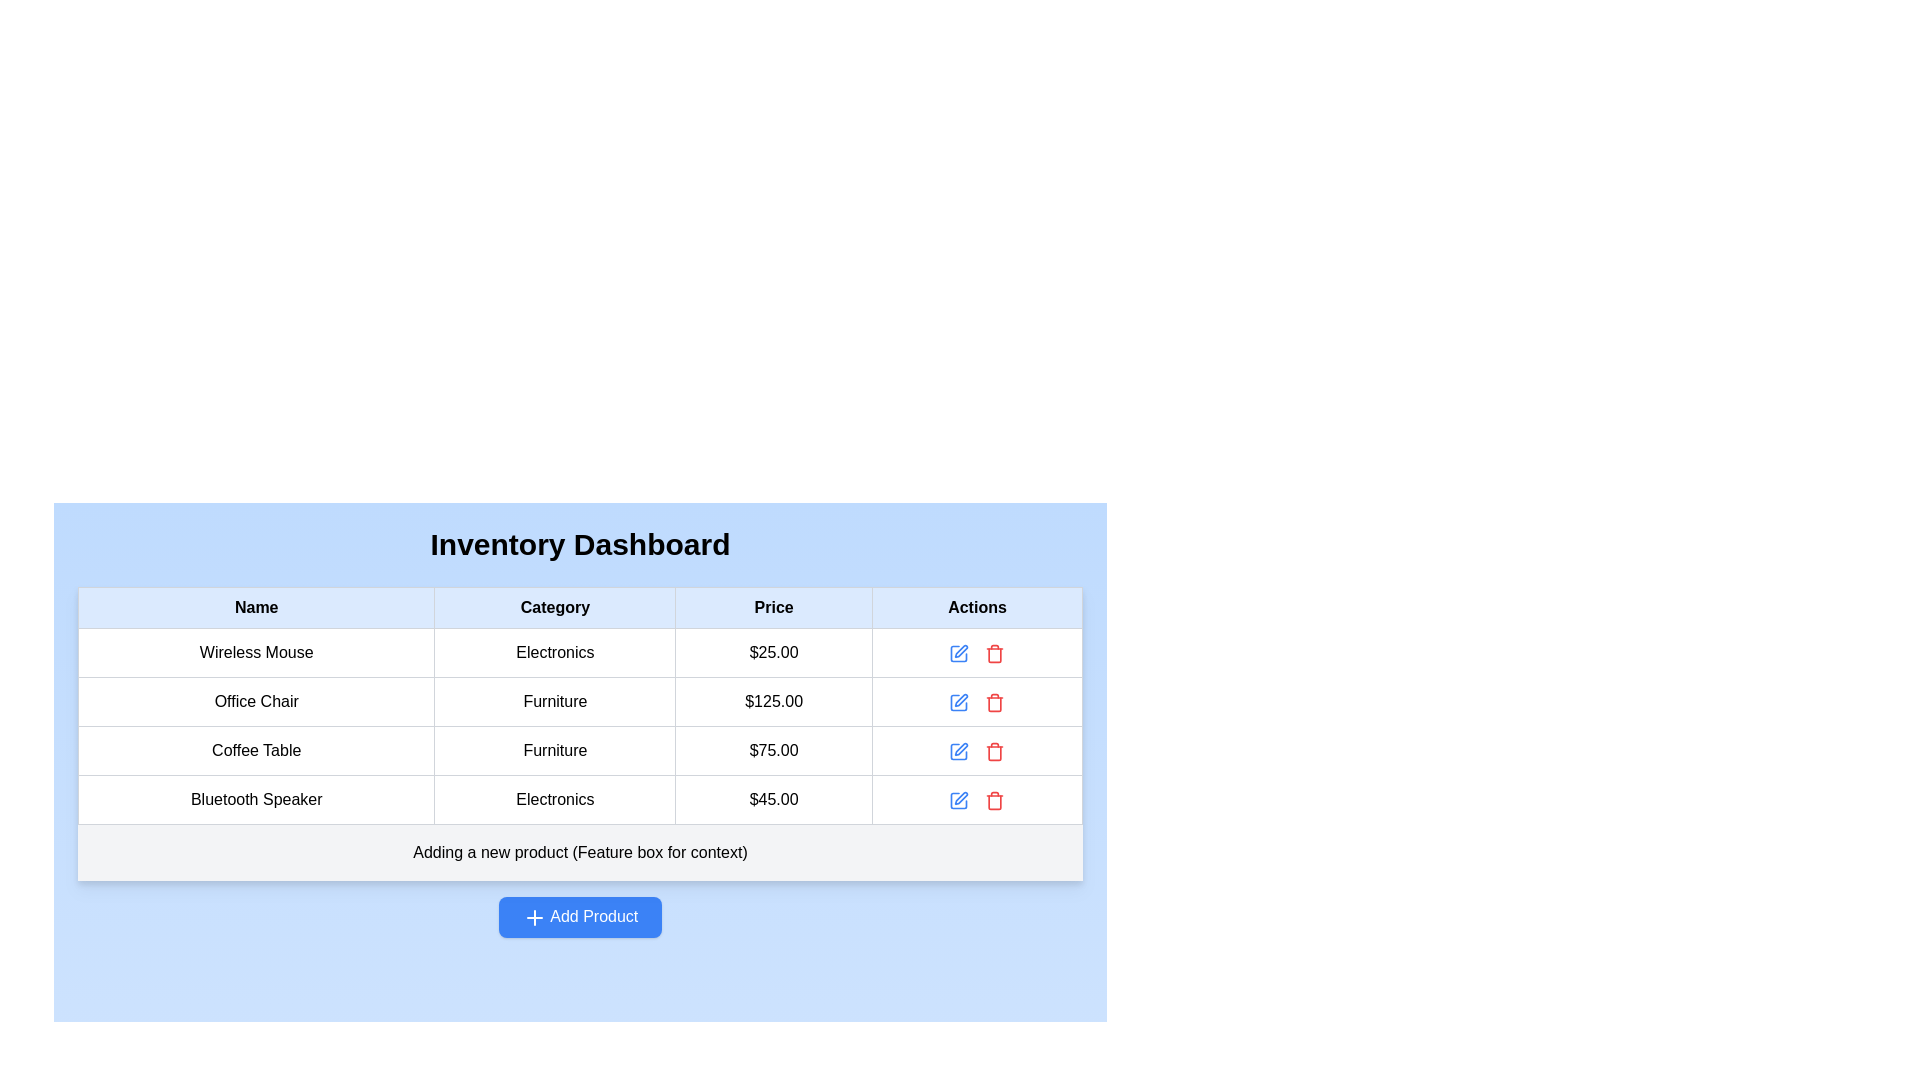  What do you see at coordinates (995, 701) in the screenshot?
I see `the 'Delete' icon button located in the 'Actions' column of the second row in the table to trigger visual feedback` at bounding box center [995, 701].